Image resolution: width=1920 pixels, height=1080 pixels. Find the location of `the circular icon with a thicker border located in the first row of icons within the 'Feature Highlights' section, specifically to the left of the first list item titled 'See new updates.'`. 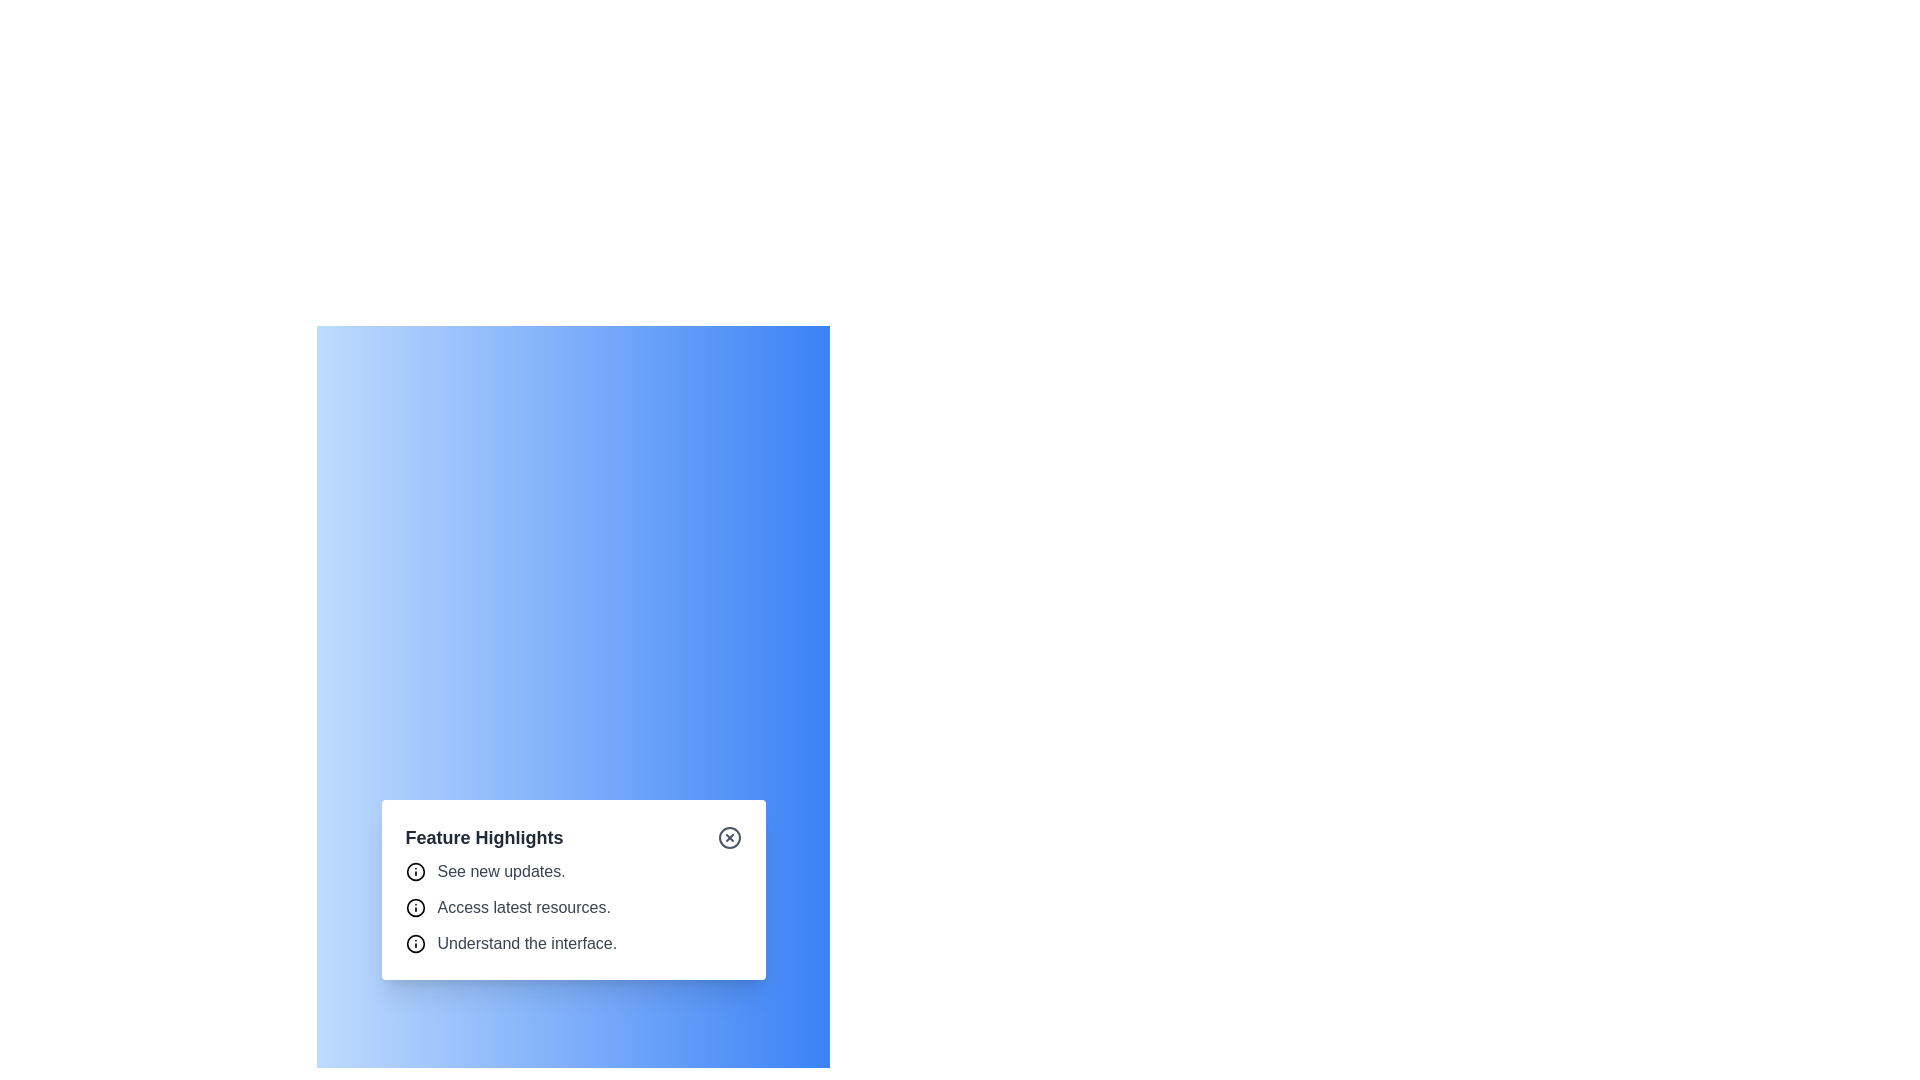

the circular icon with a thicker border located in the first row of icons within the 'Feature Highlights' section, specifically to the left of the first list item titled 'See new updates.' is located at coordinates (414, 870).